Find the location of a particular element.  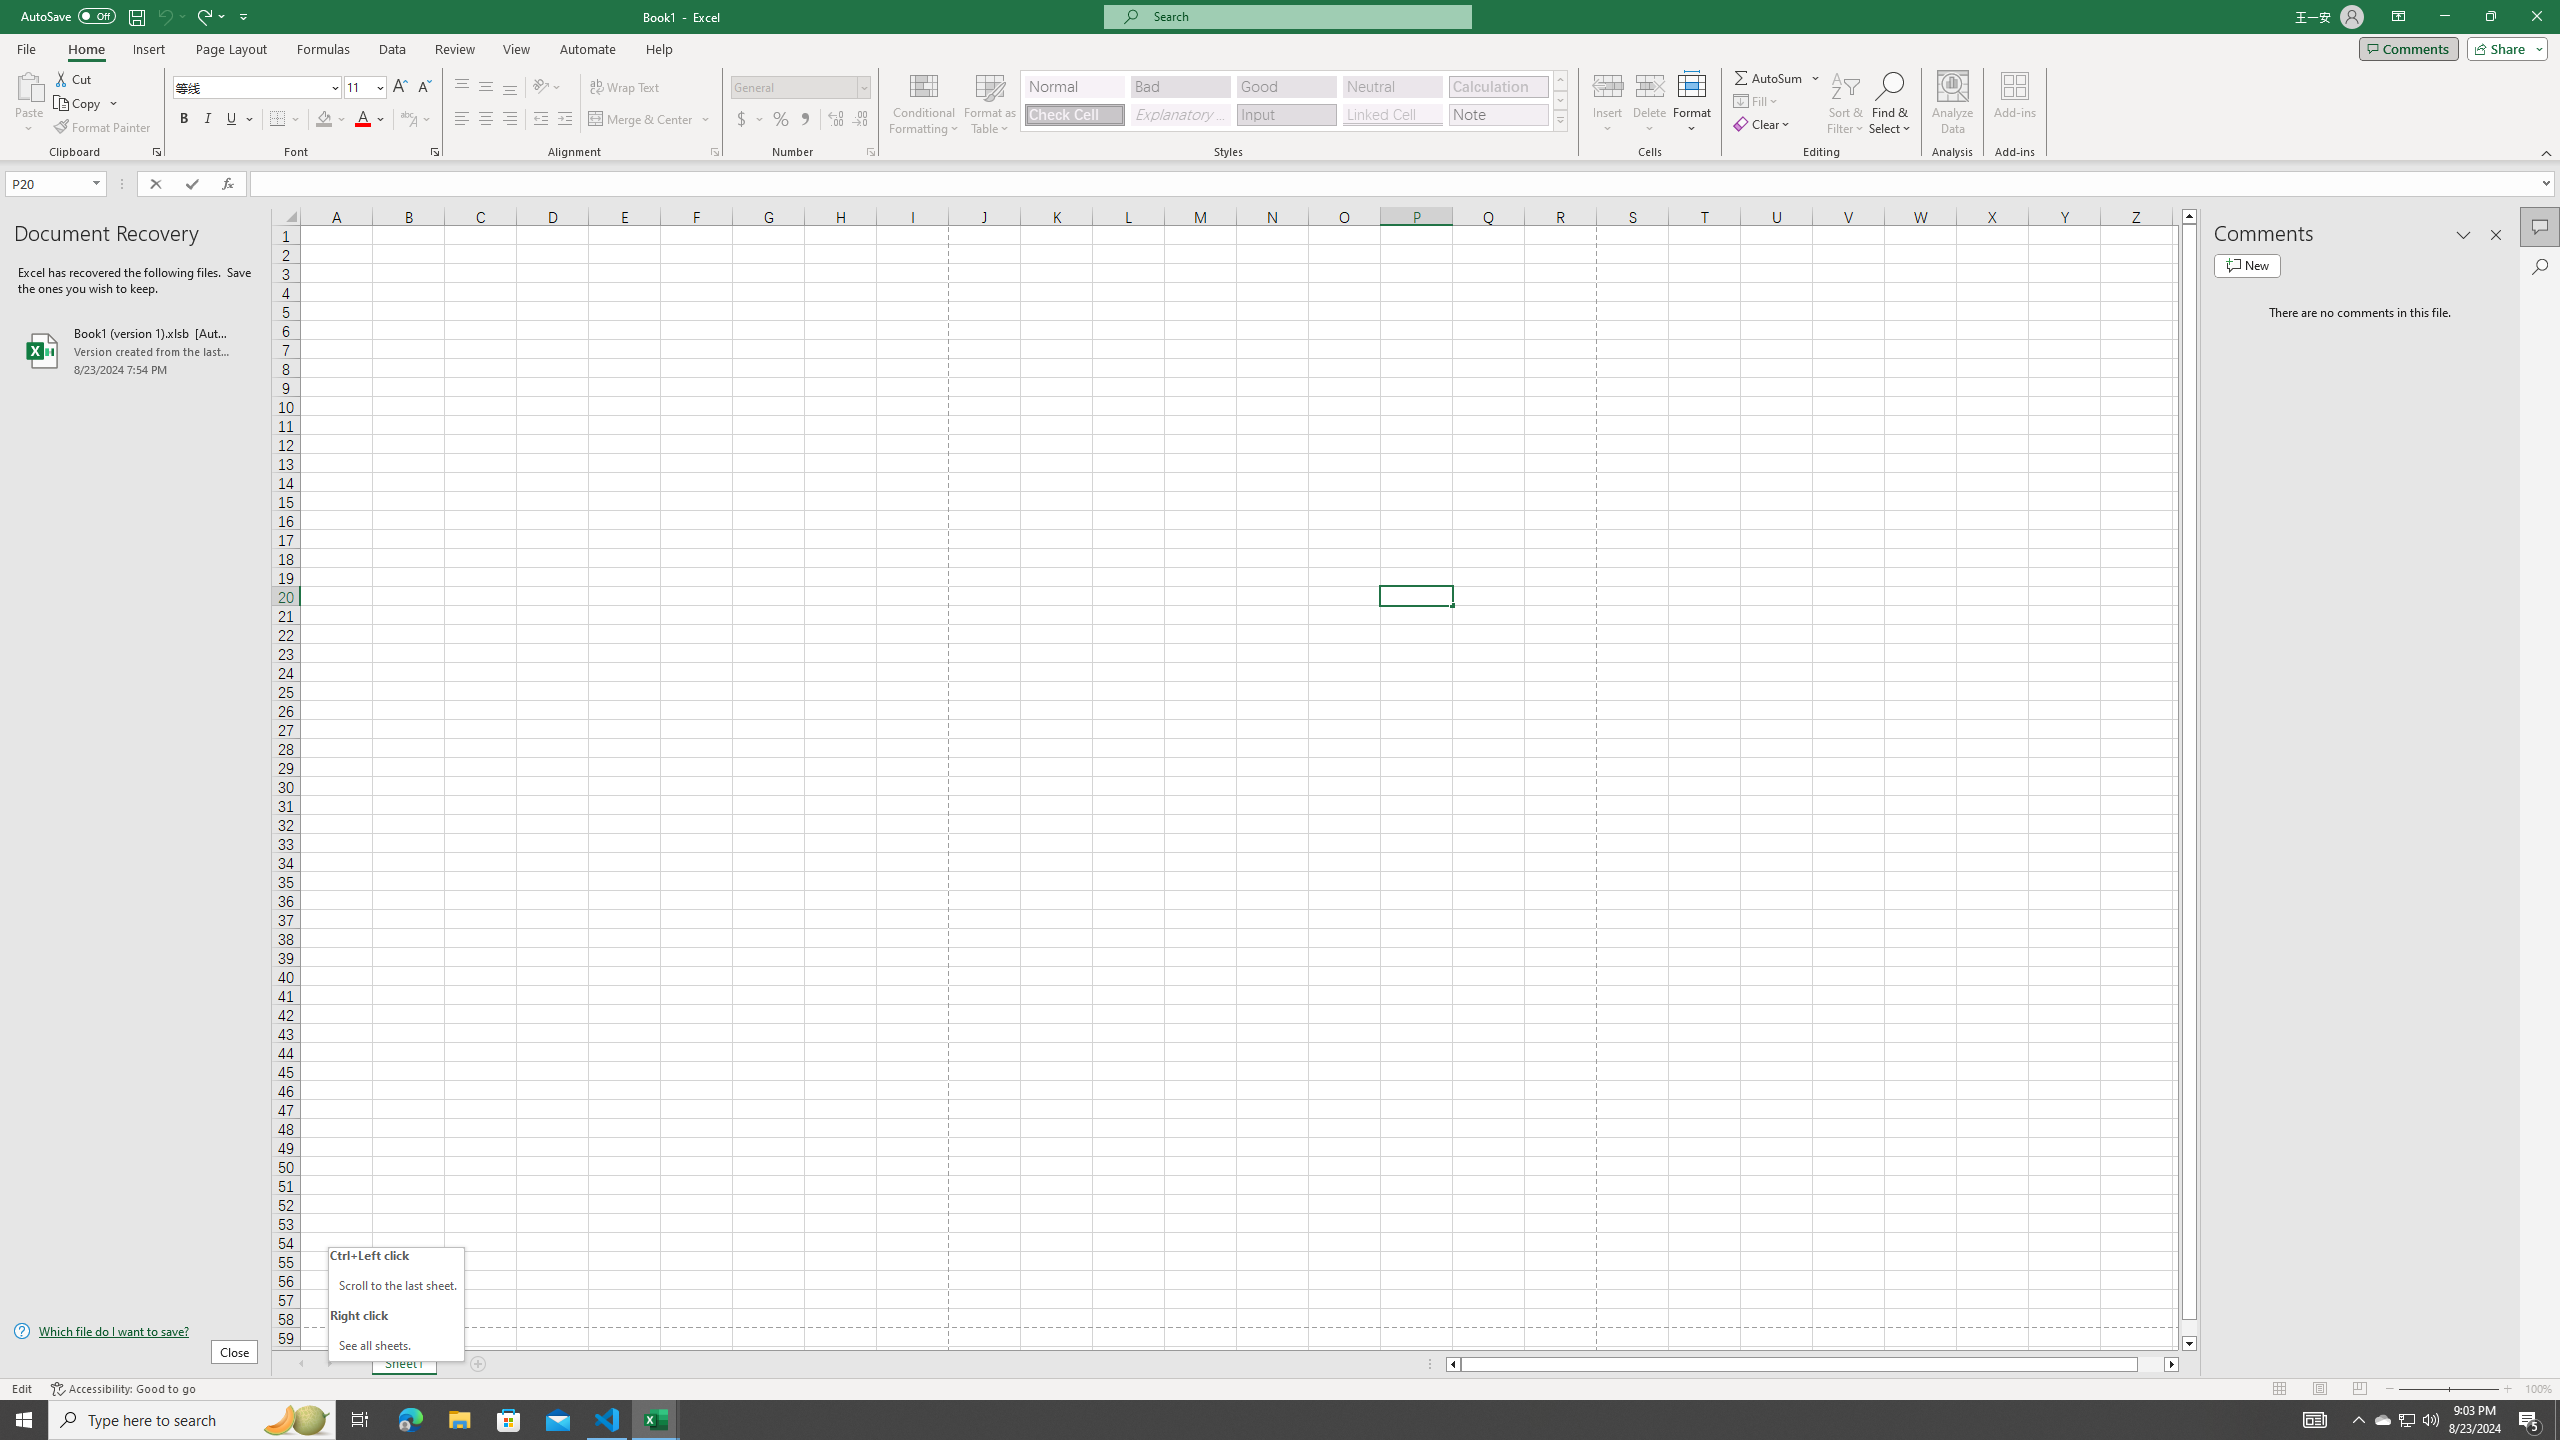

'Find & Select' is located at coordinates (1890, 103).